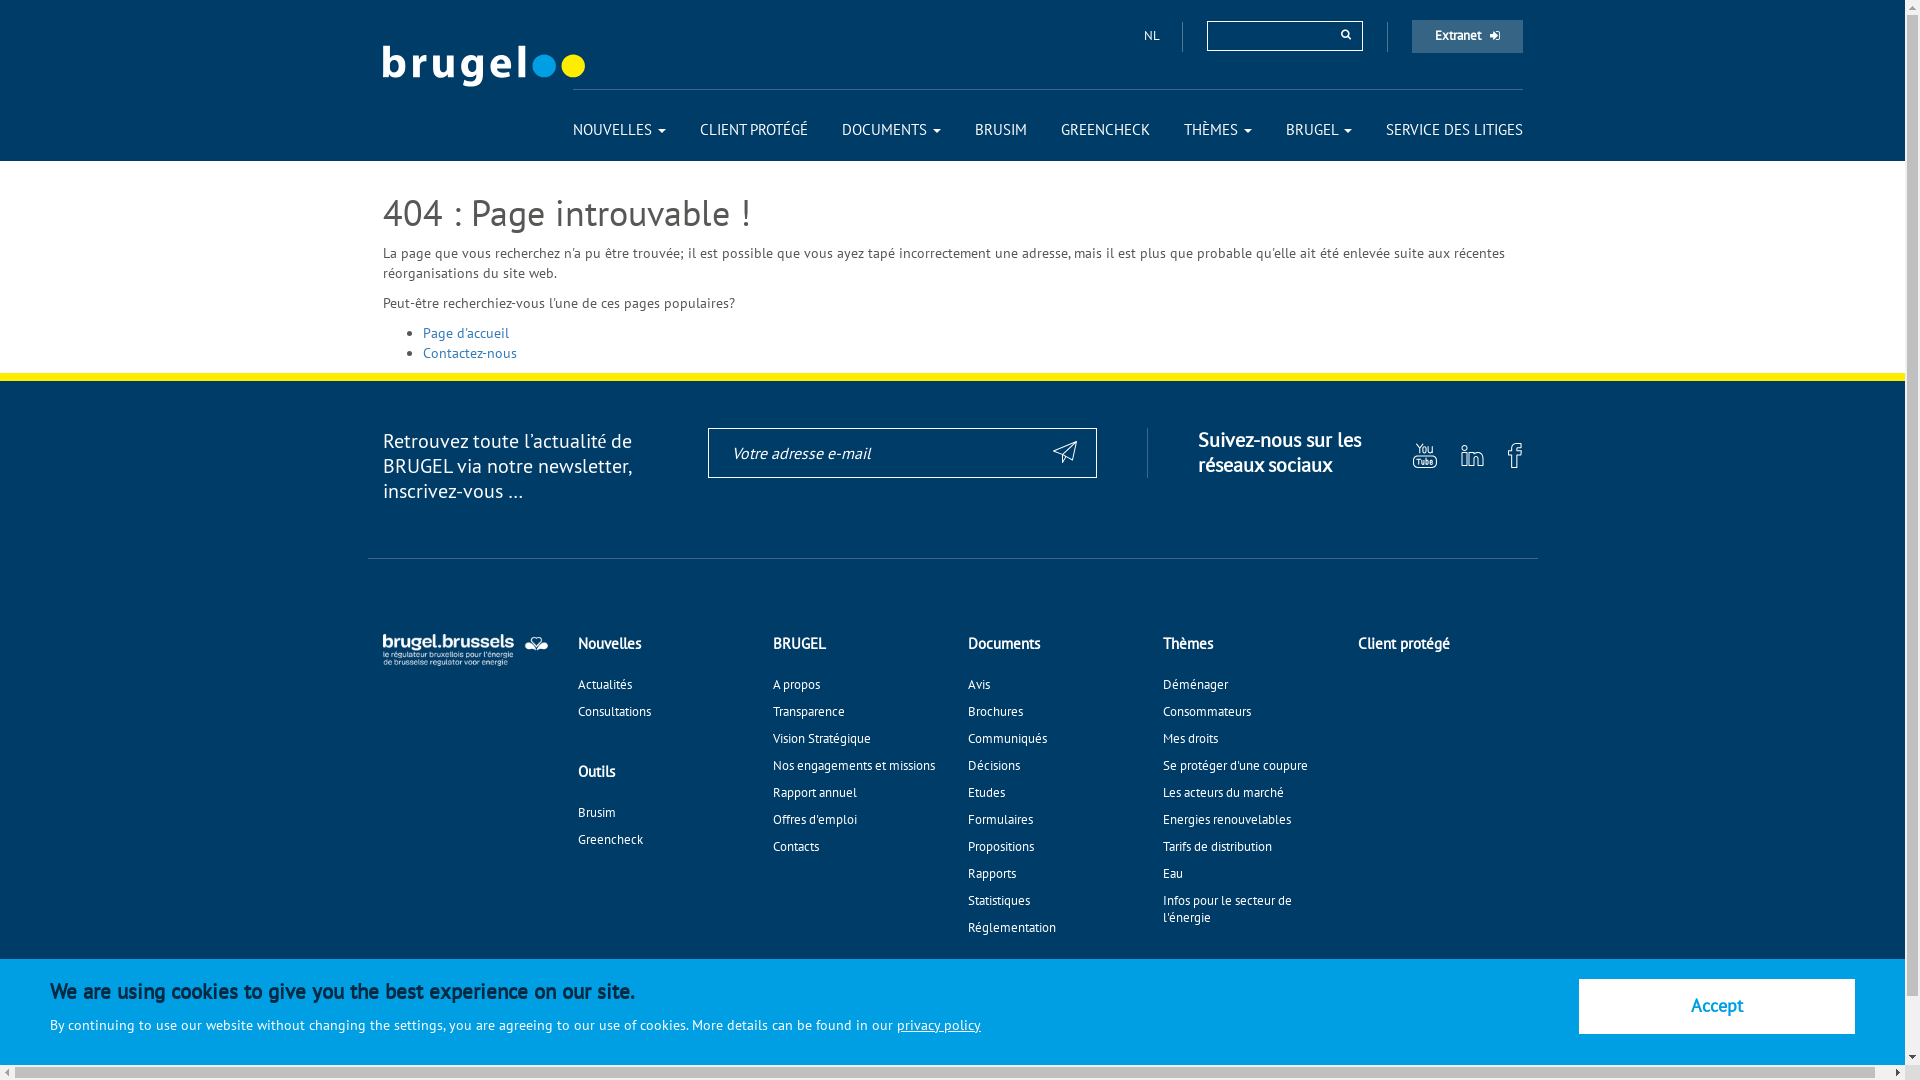 This screenshot has width=1920, height=1080. Describe the element at coordinates (968, 900) in the screenshot. I see `'Statistiques'` at that location.